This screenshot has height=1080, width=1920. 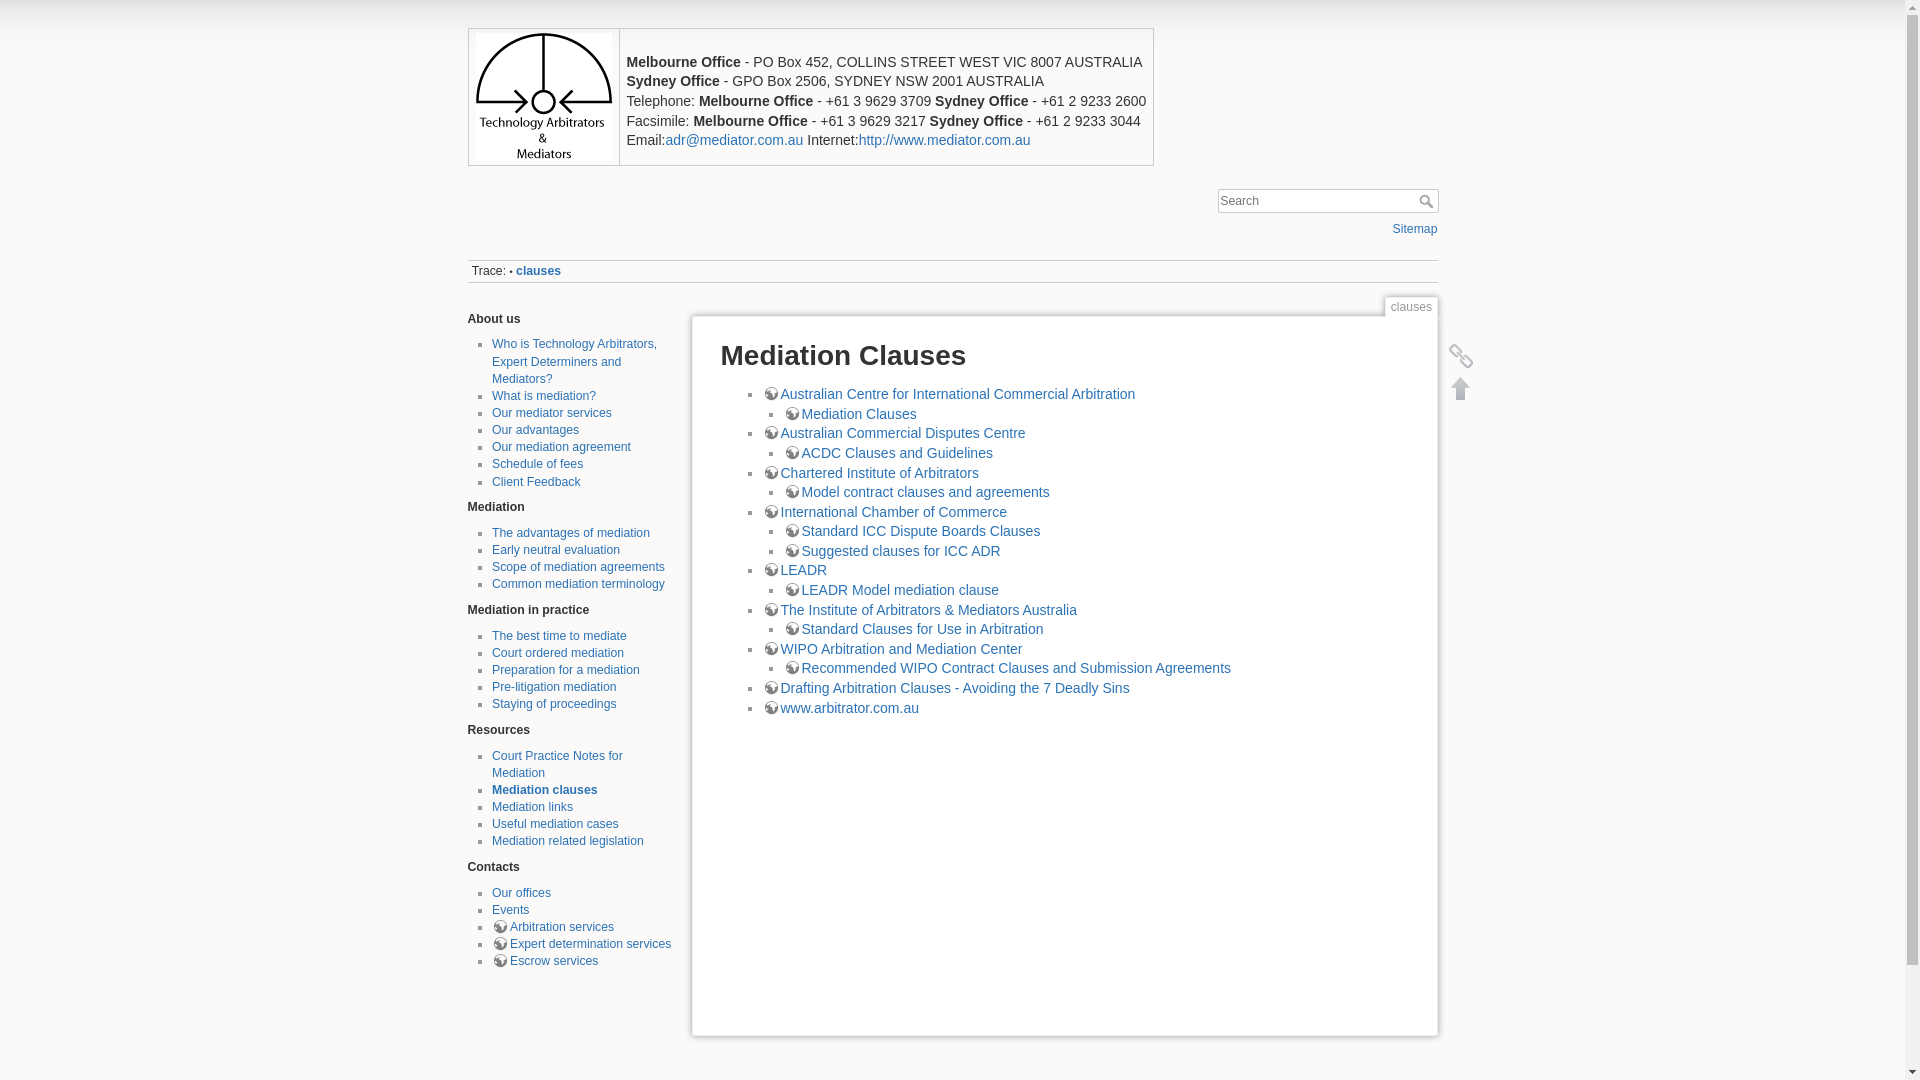 What do you see at coordinates (887, 452) in the screenshot?
I see `'ACDC Clauses and Guidelines'` at bounding box center [887, 452].